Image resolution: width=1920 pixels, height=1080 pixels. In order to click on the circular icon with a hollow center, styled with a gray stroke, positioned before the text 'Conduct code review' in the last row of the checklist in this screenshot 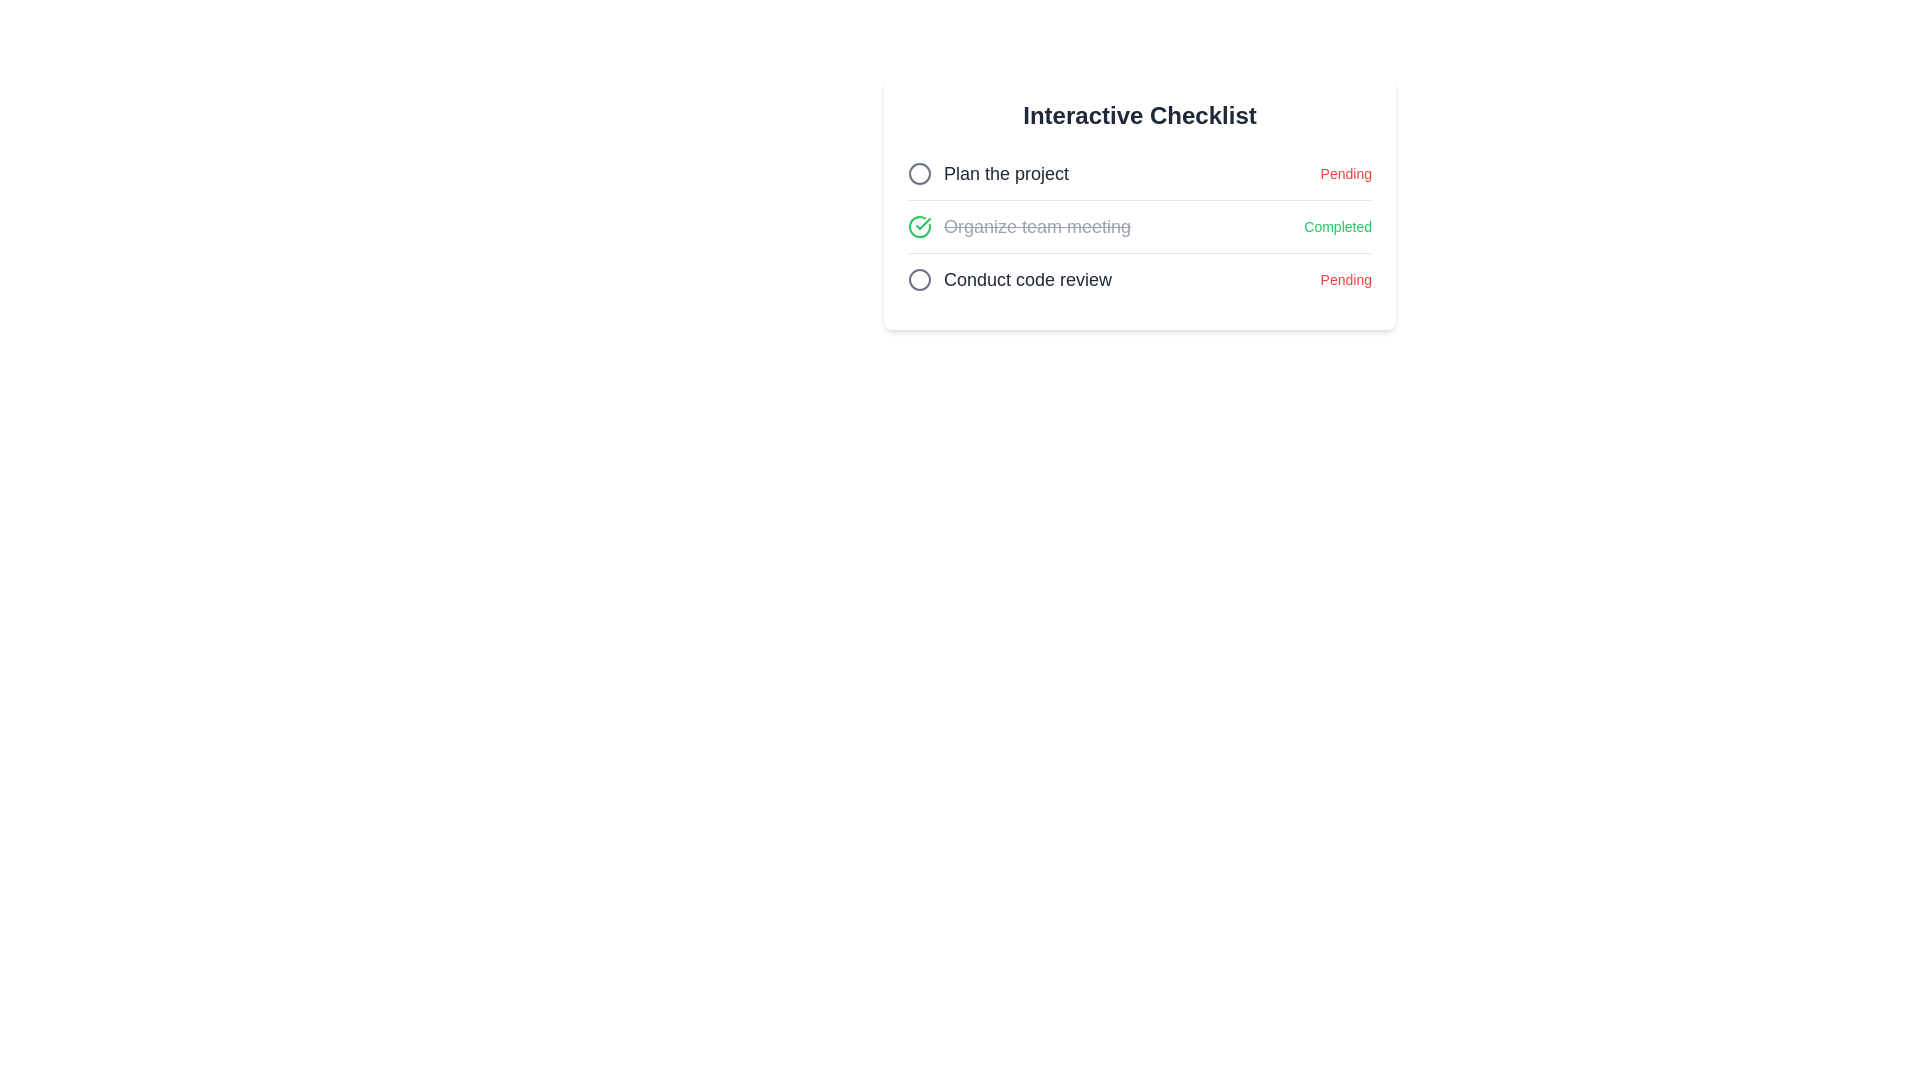, I will do `click(919, 280)`.